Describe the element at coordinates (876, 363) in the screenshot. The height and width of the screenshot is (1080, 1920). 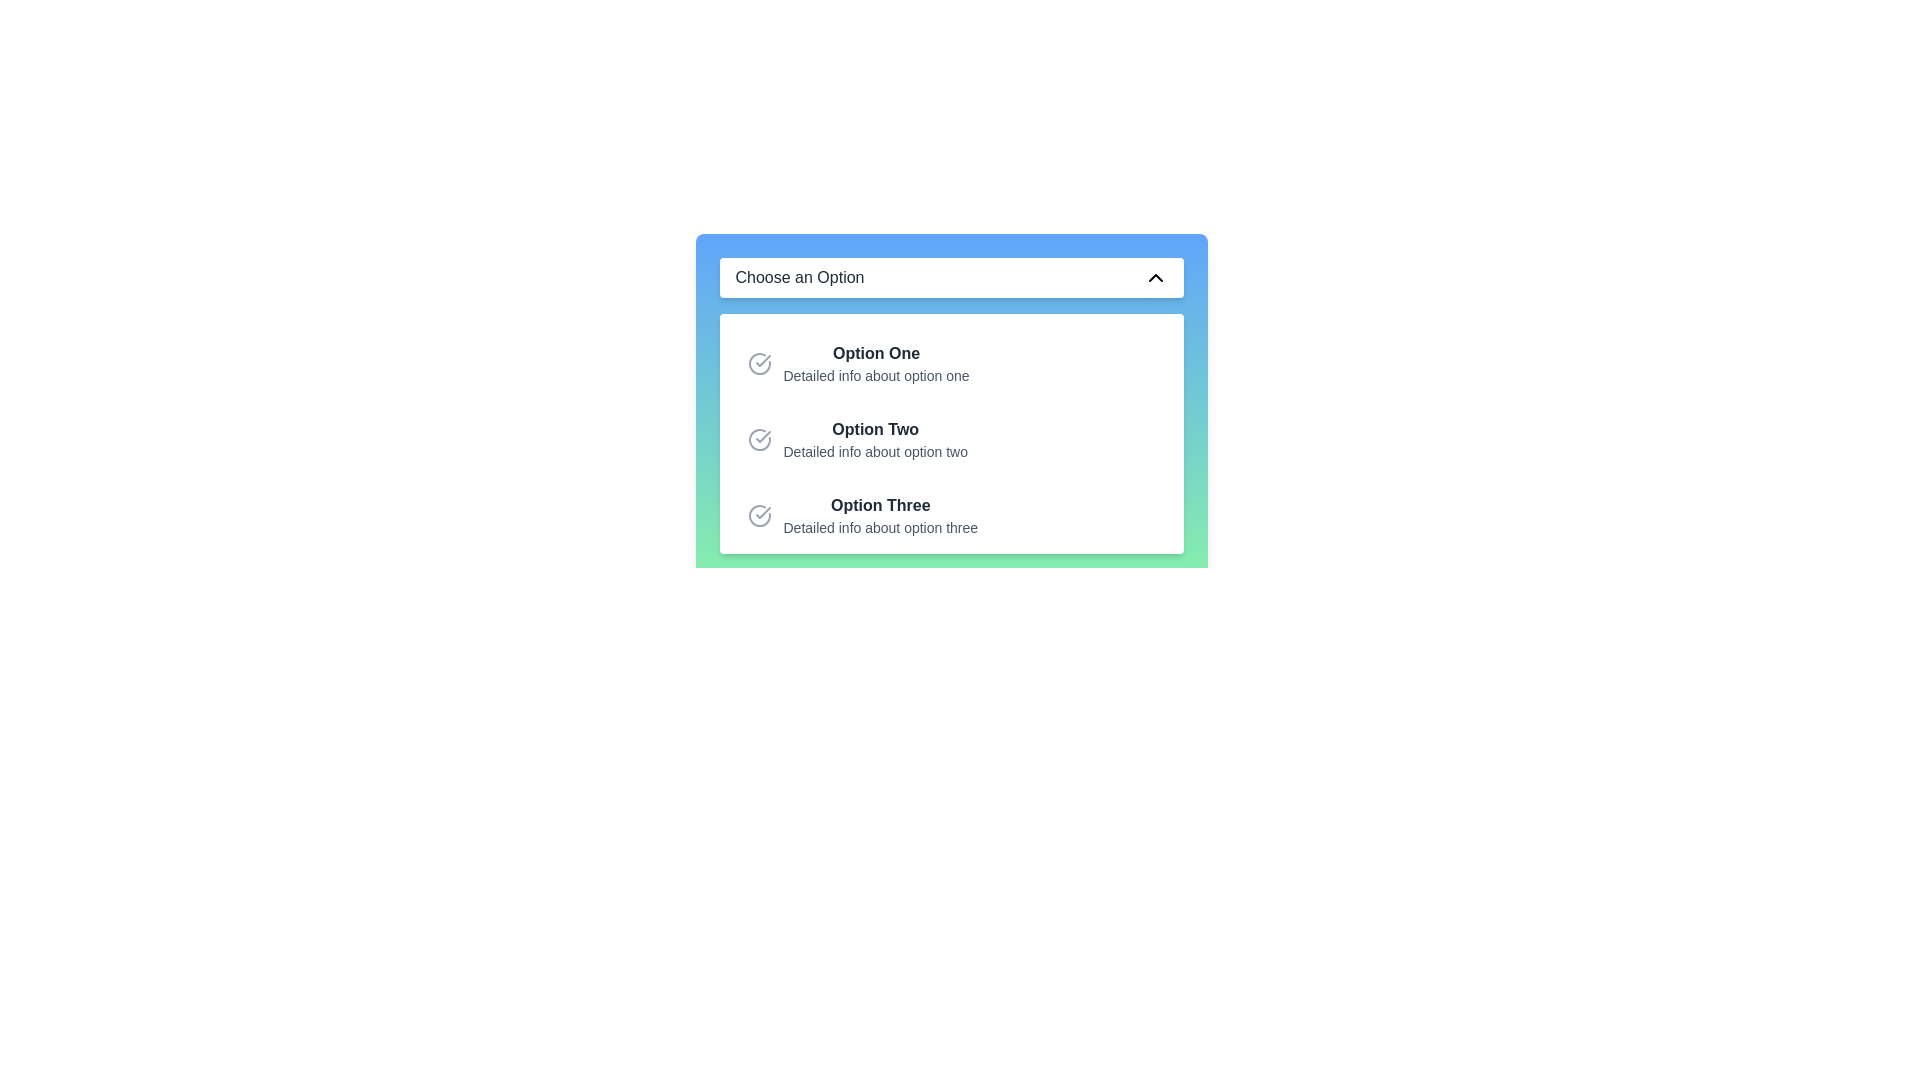
I see `the first list item in the dropdown titled 'Choose an Option'` at that location.